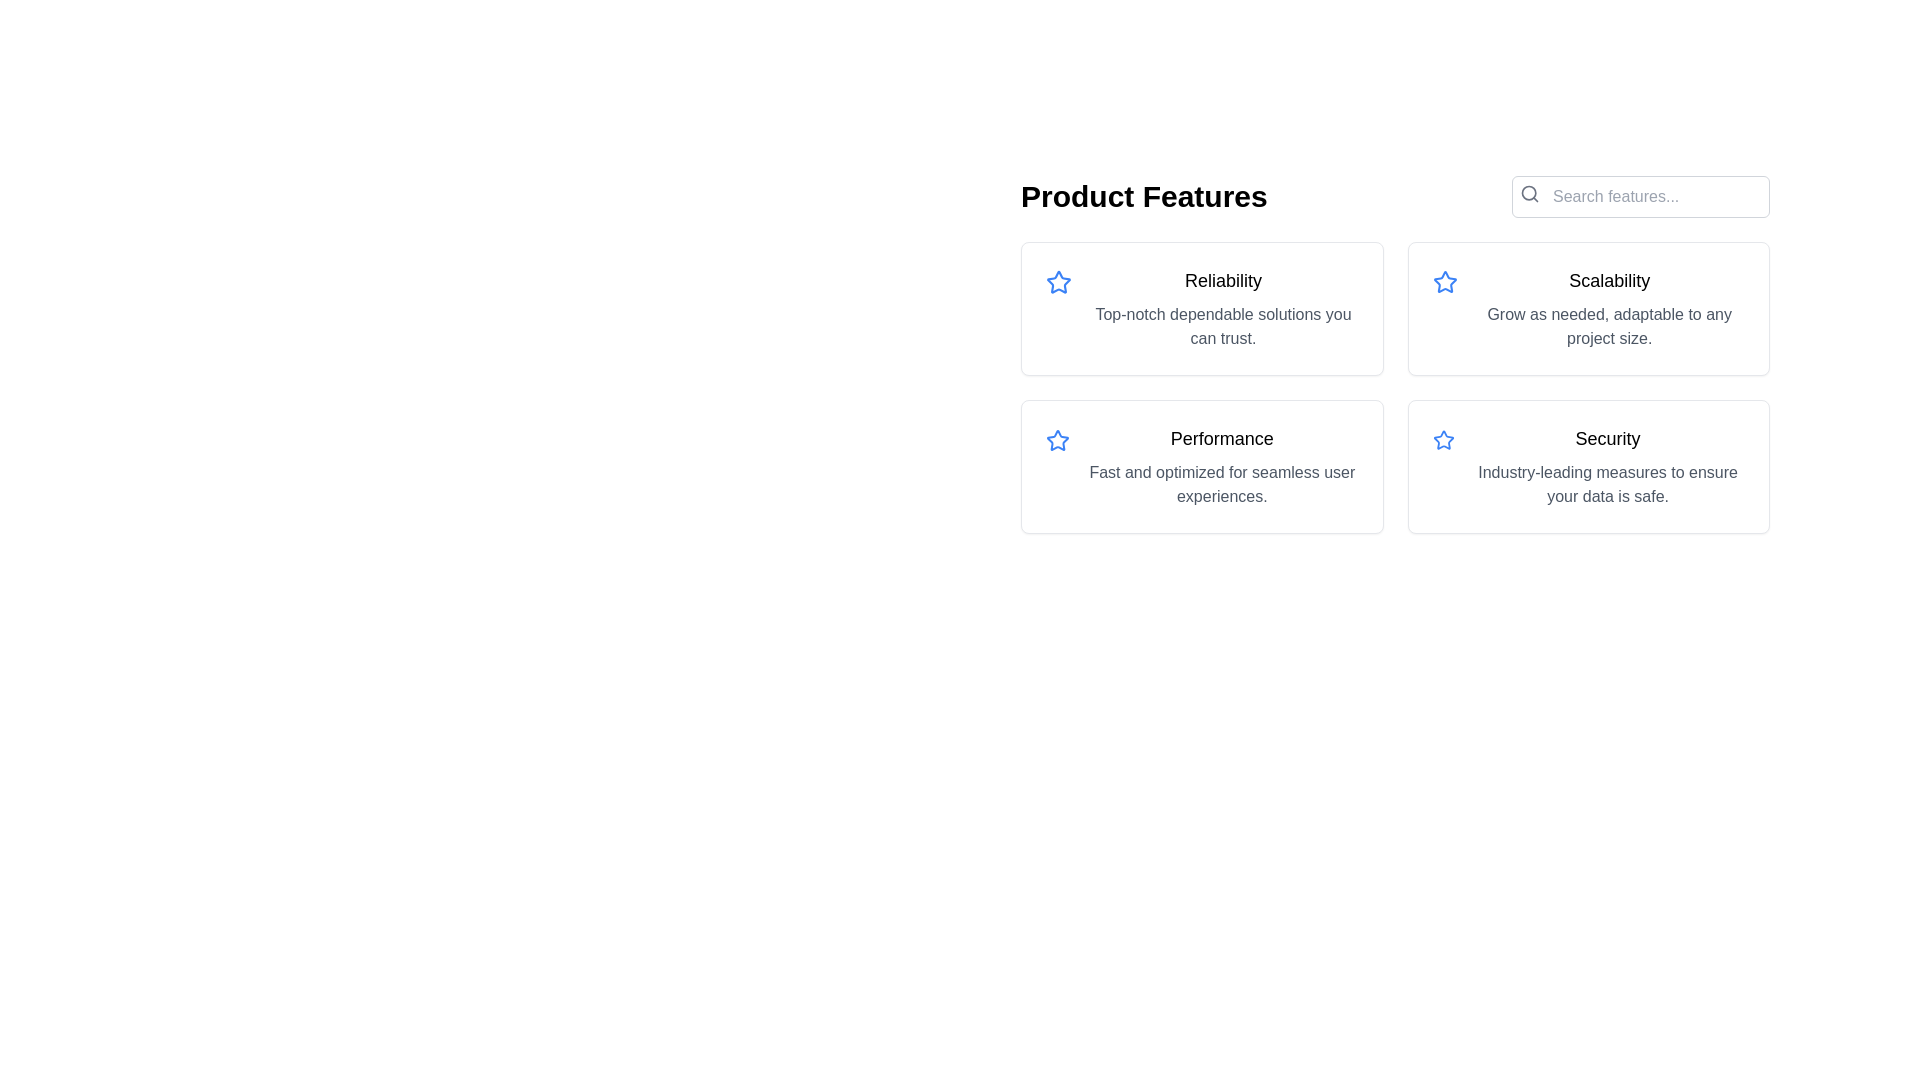 The image size is (1920, 1080). Describe the element at coordinates (1528, 193) in the screenshot. I see `the circular lens element of the search icon located in the top-right corner of the search bar input area` at that location.